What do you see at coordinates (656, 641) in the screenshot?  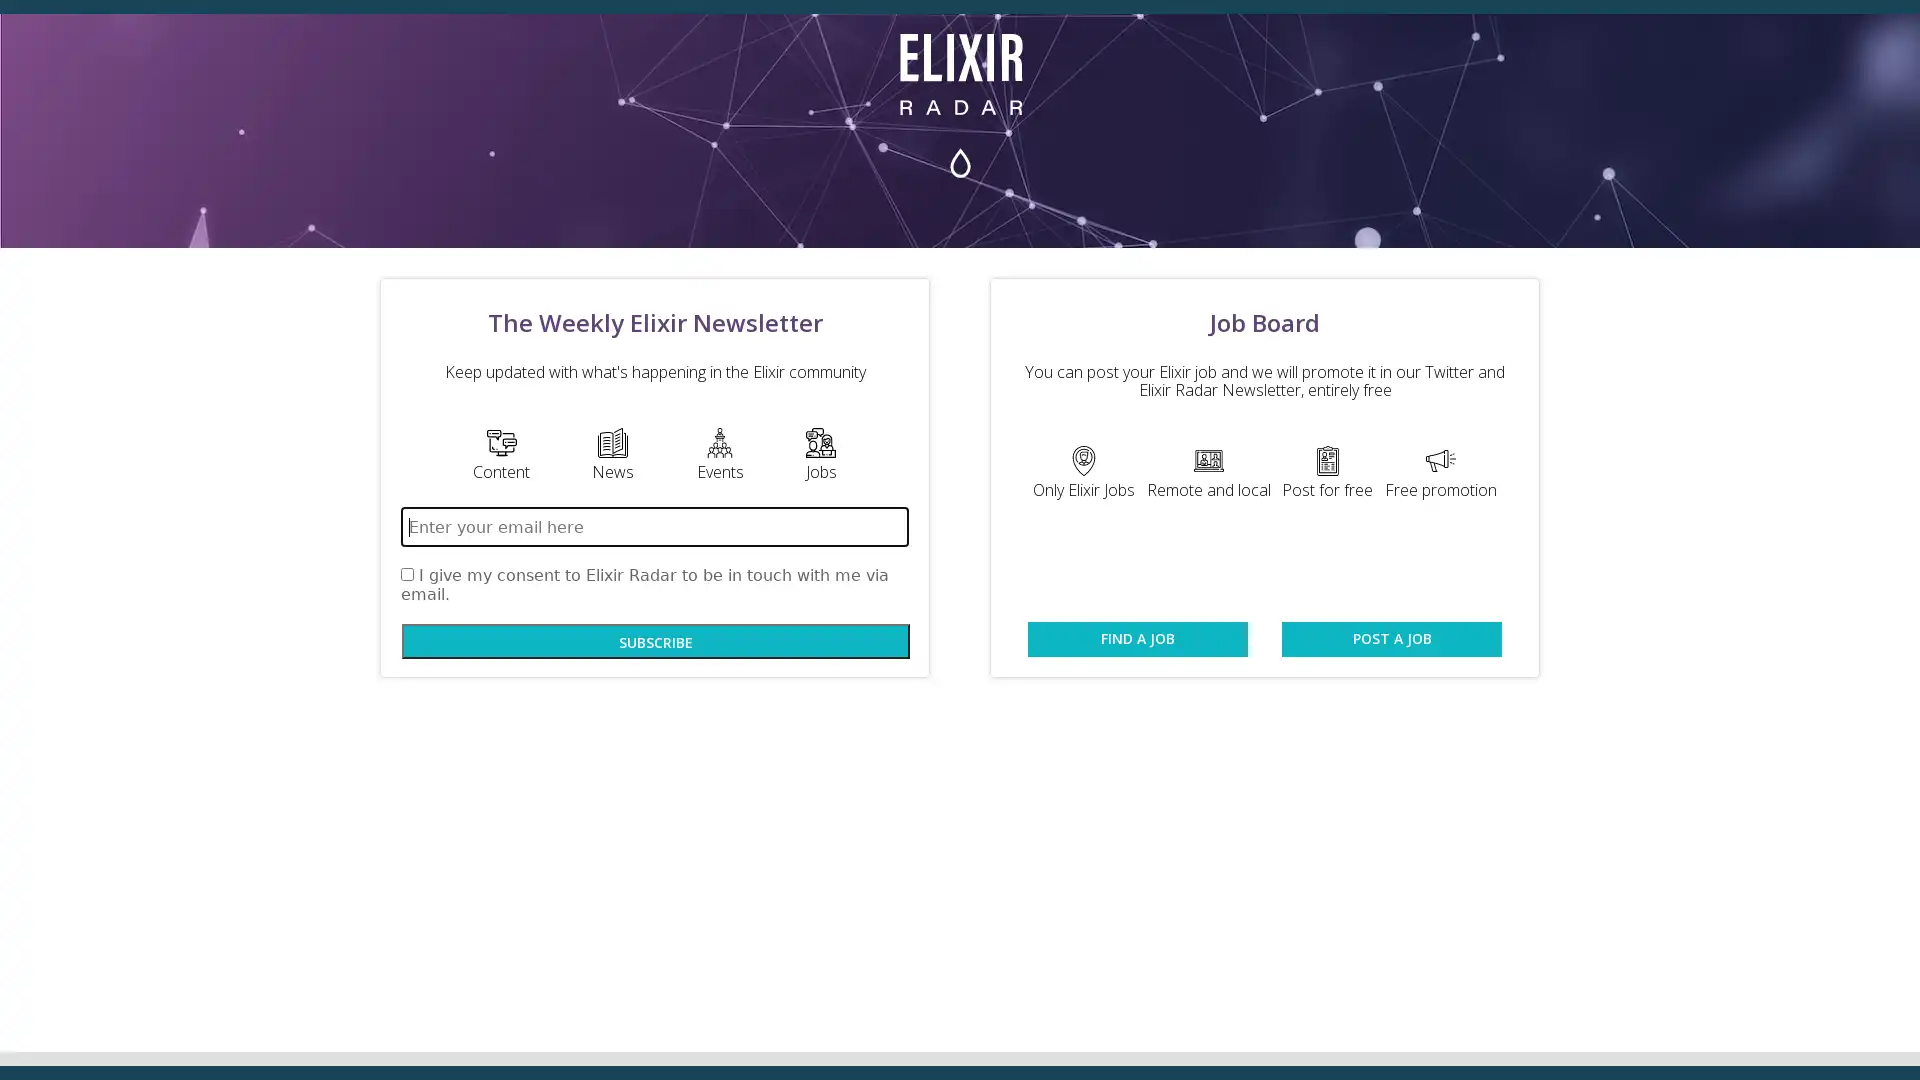 I see `SUBSCRIBE` at bounding box center [656, 641].